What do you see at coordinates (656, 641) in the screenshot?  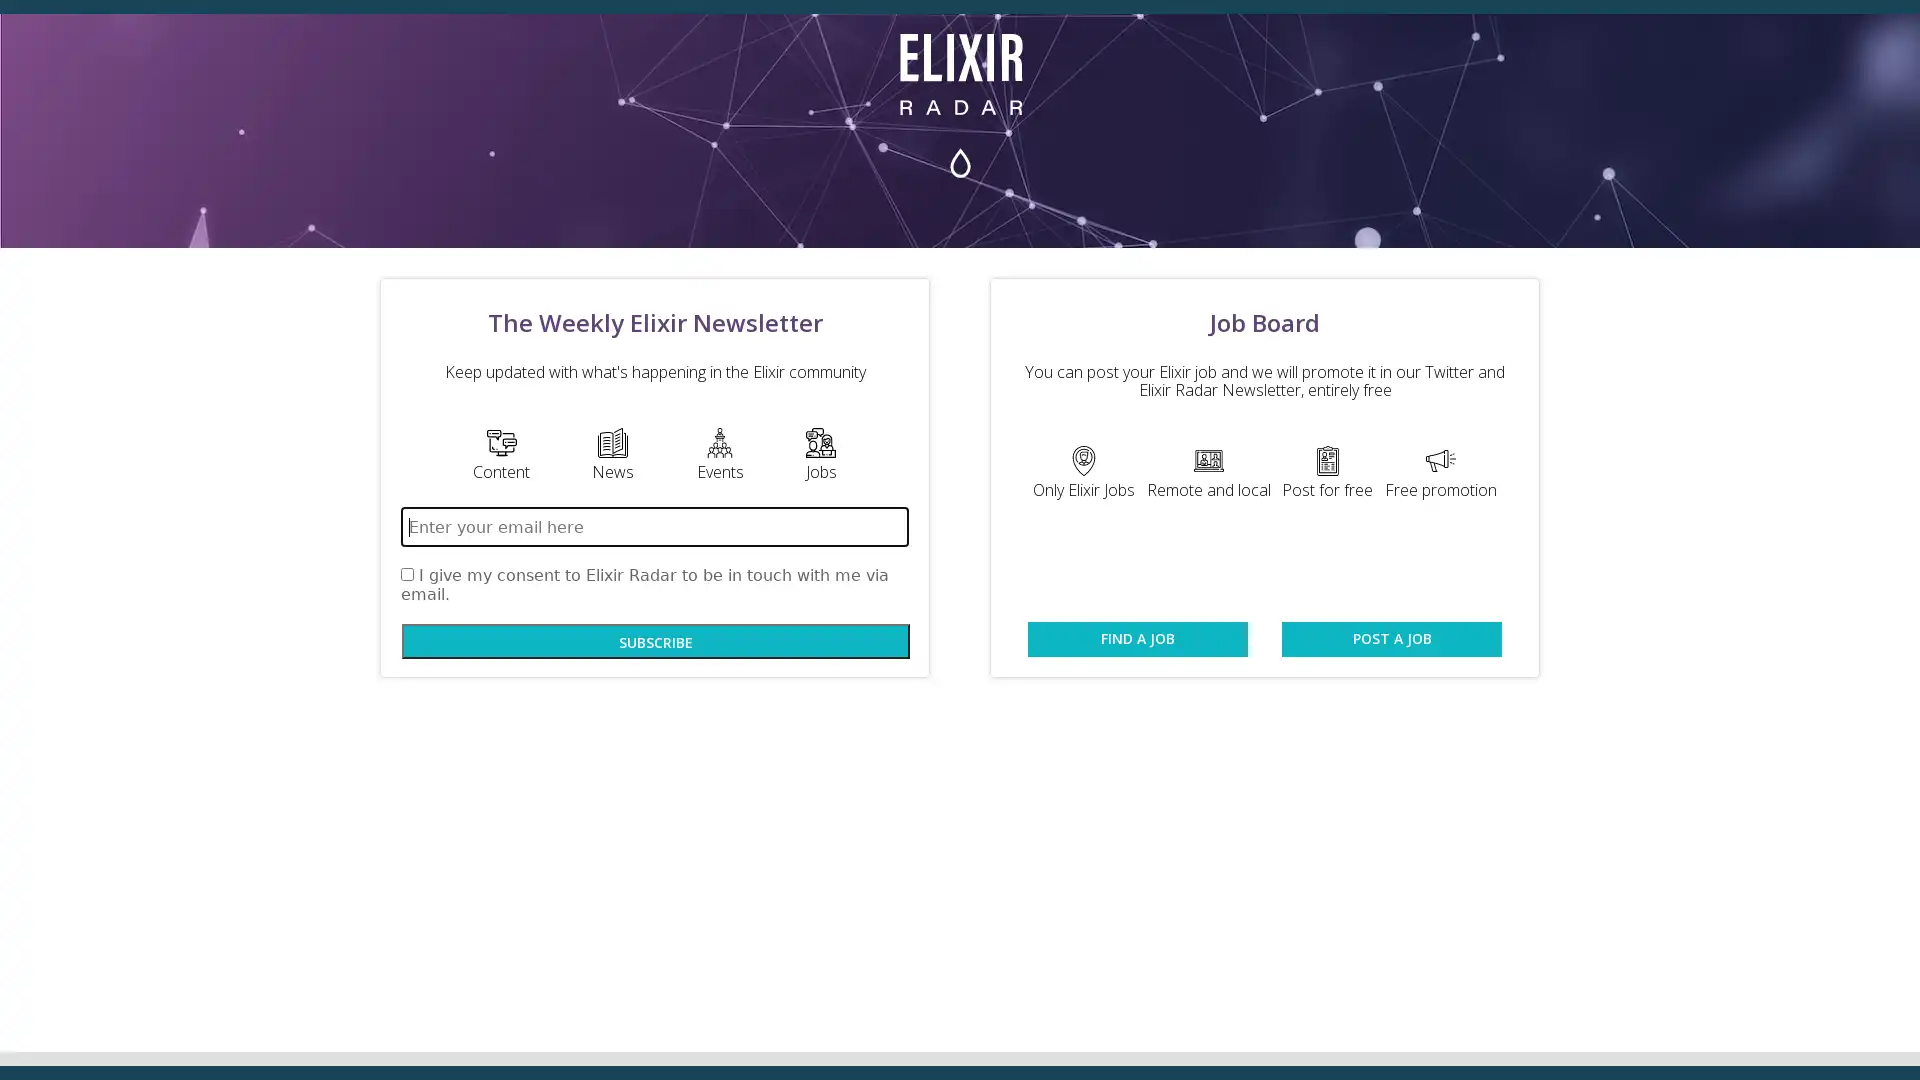 I see `SUBSCRIBE` at bounding box center [656, 641].